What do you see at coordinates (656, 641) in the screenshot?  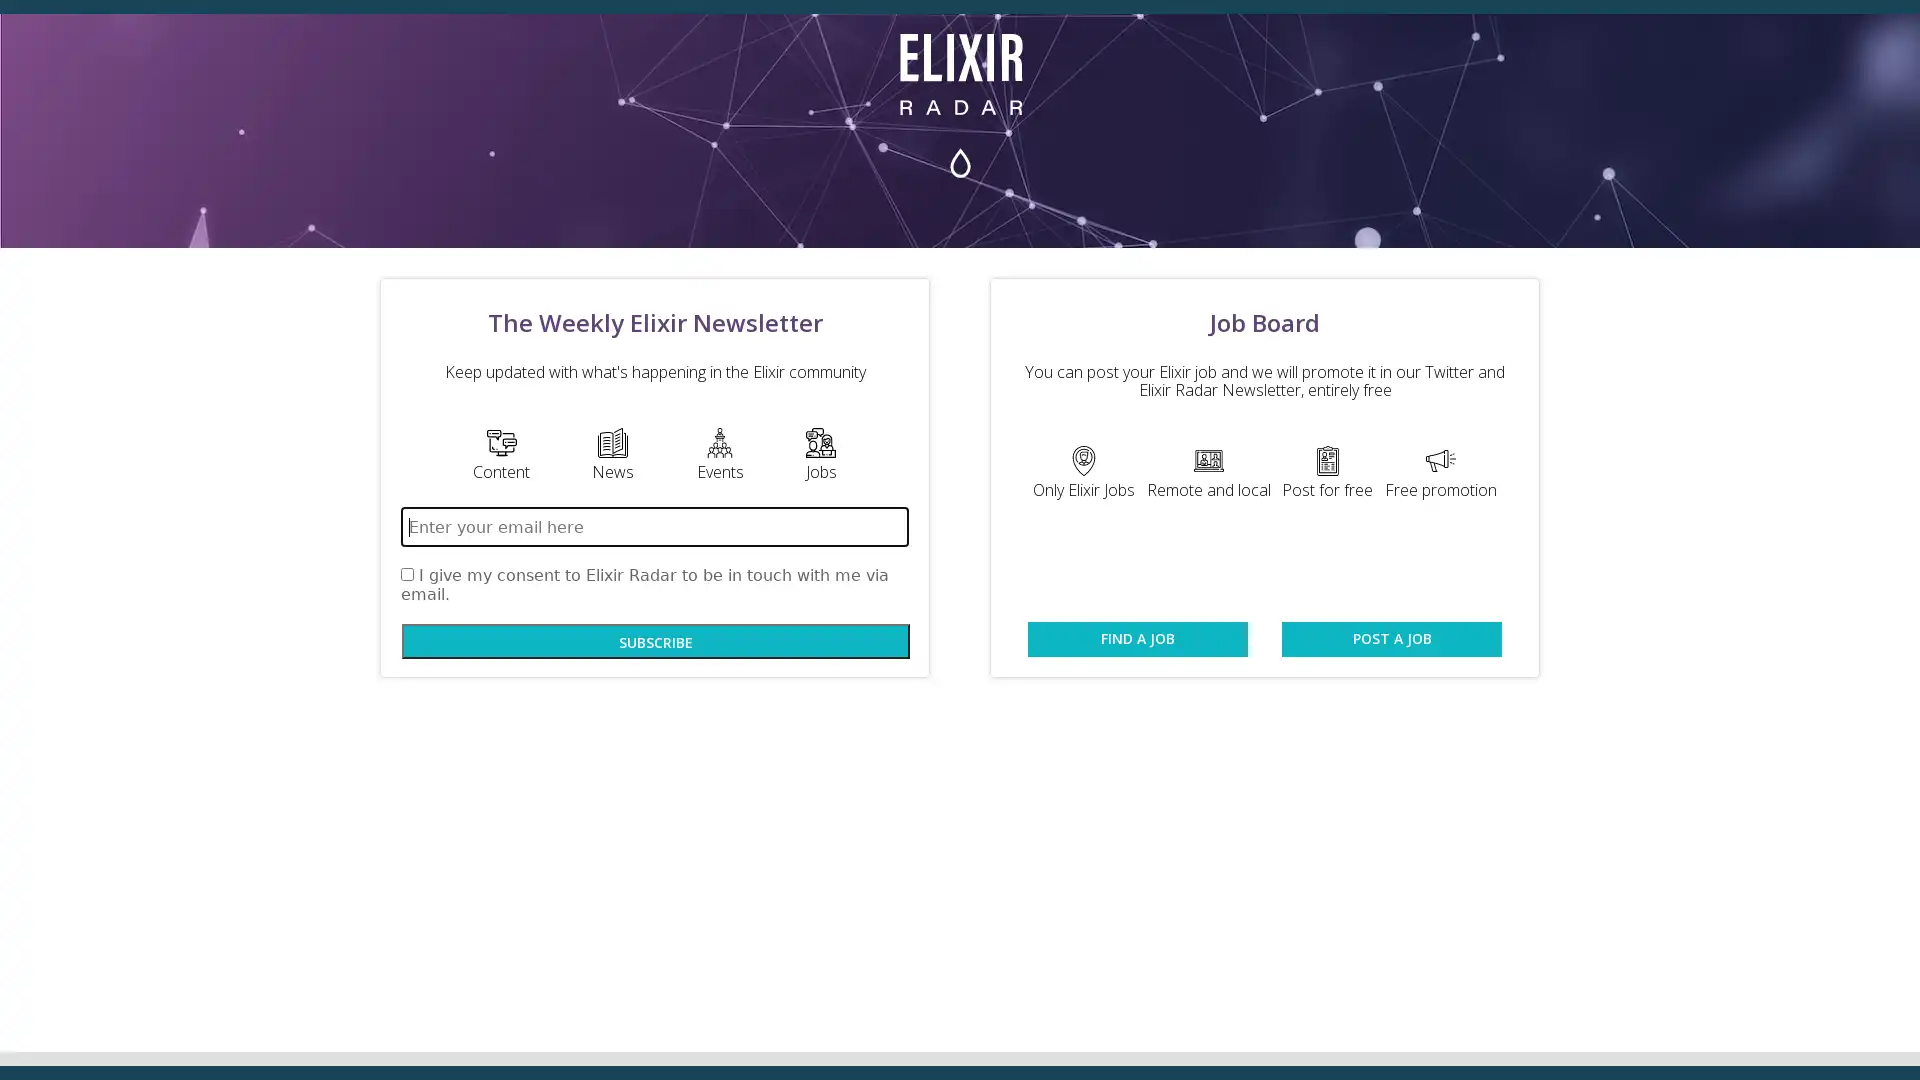 I see `SUBSCRIBE` at bounding box center [656, 641].